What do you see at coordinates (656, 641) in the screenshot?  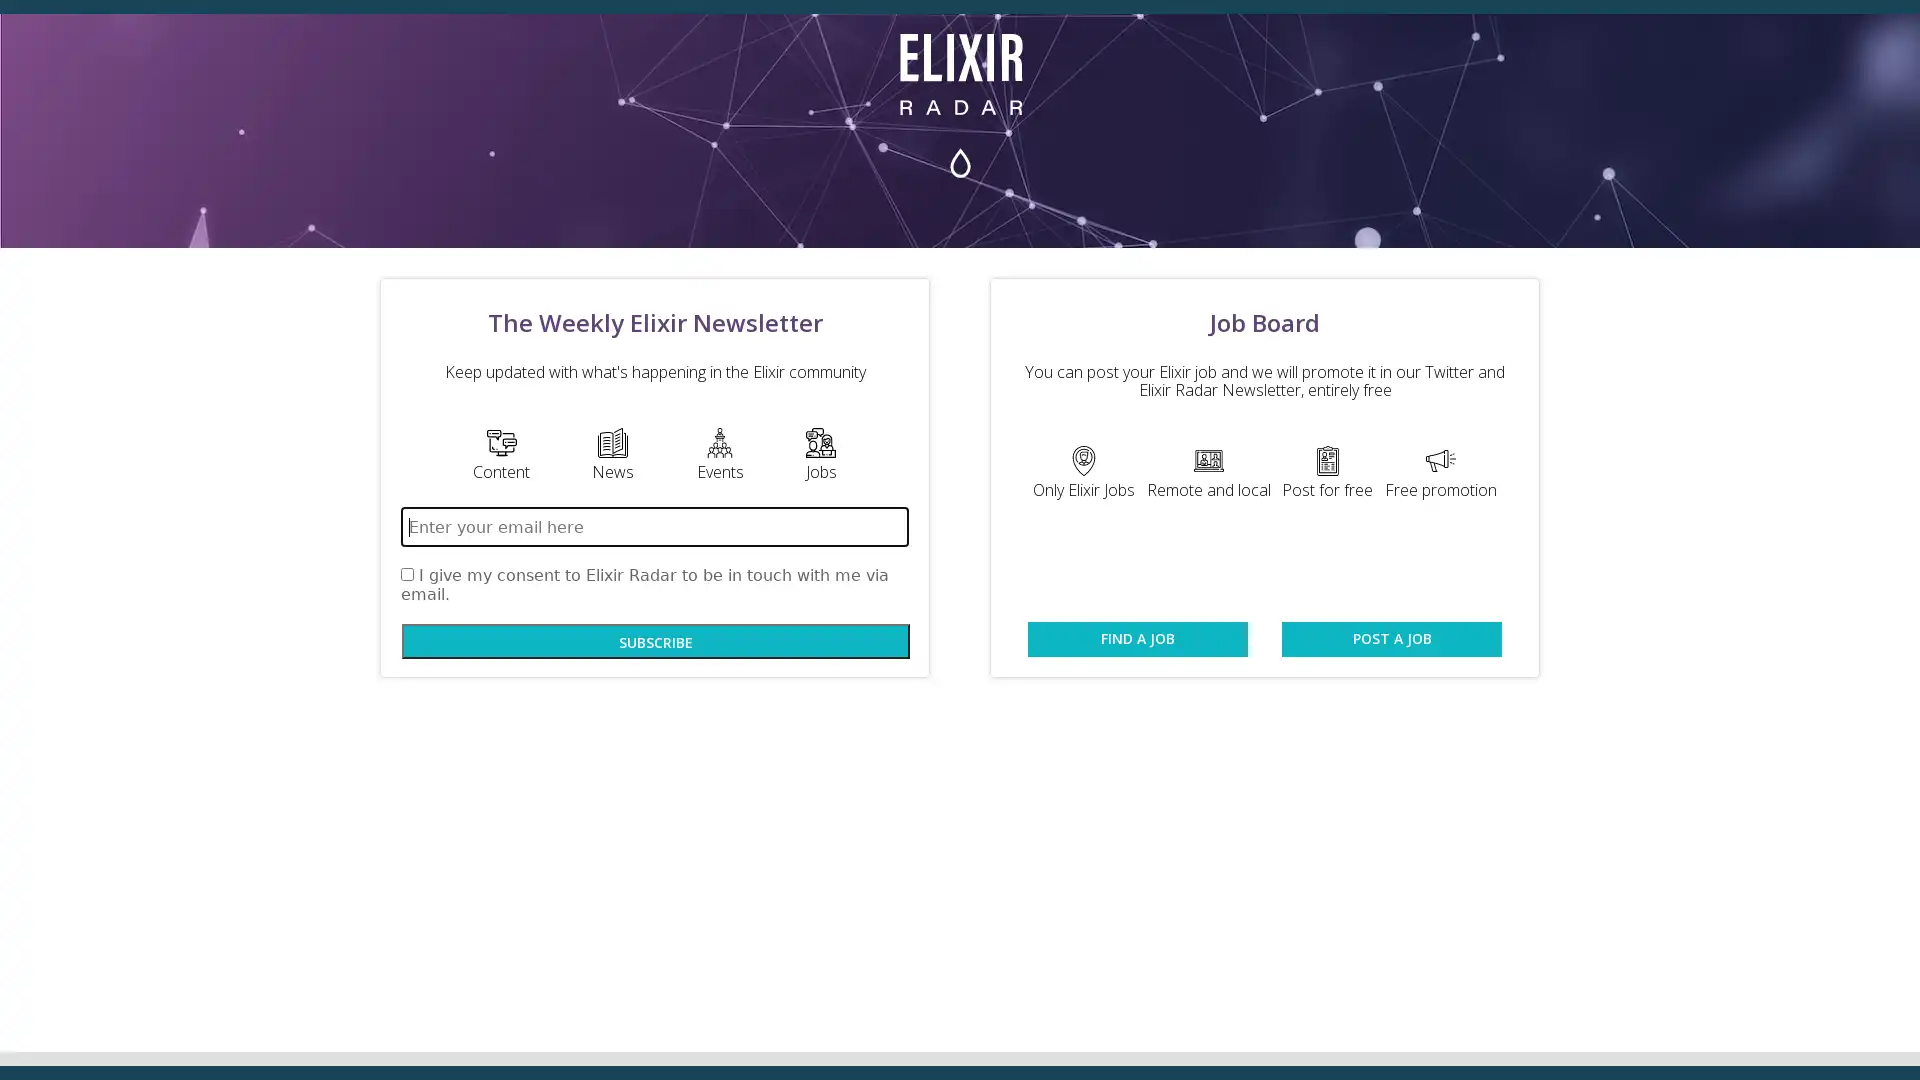 I see `SUBSCRIBE` at bounding box center [656, 641].